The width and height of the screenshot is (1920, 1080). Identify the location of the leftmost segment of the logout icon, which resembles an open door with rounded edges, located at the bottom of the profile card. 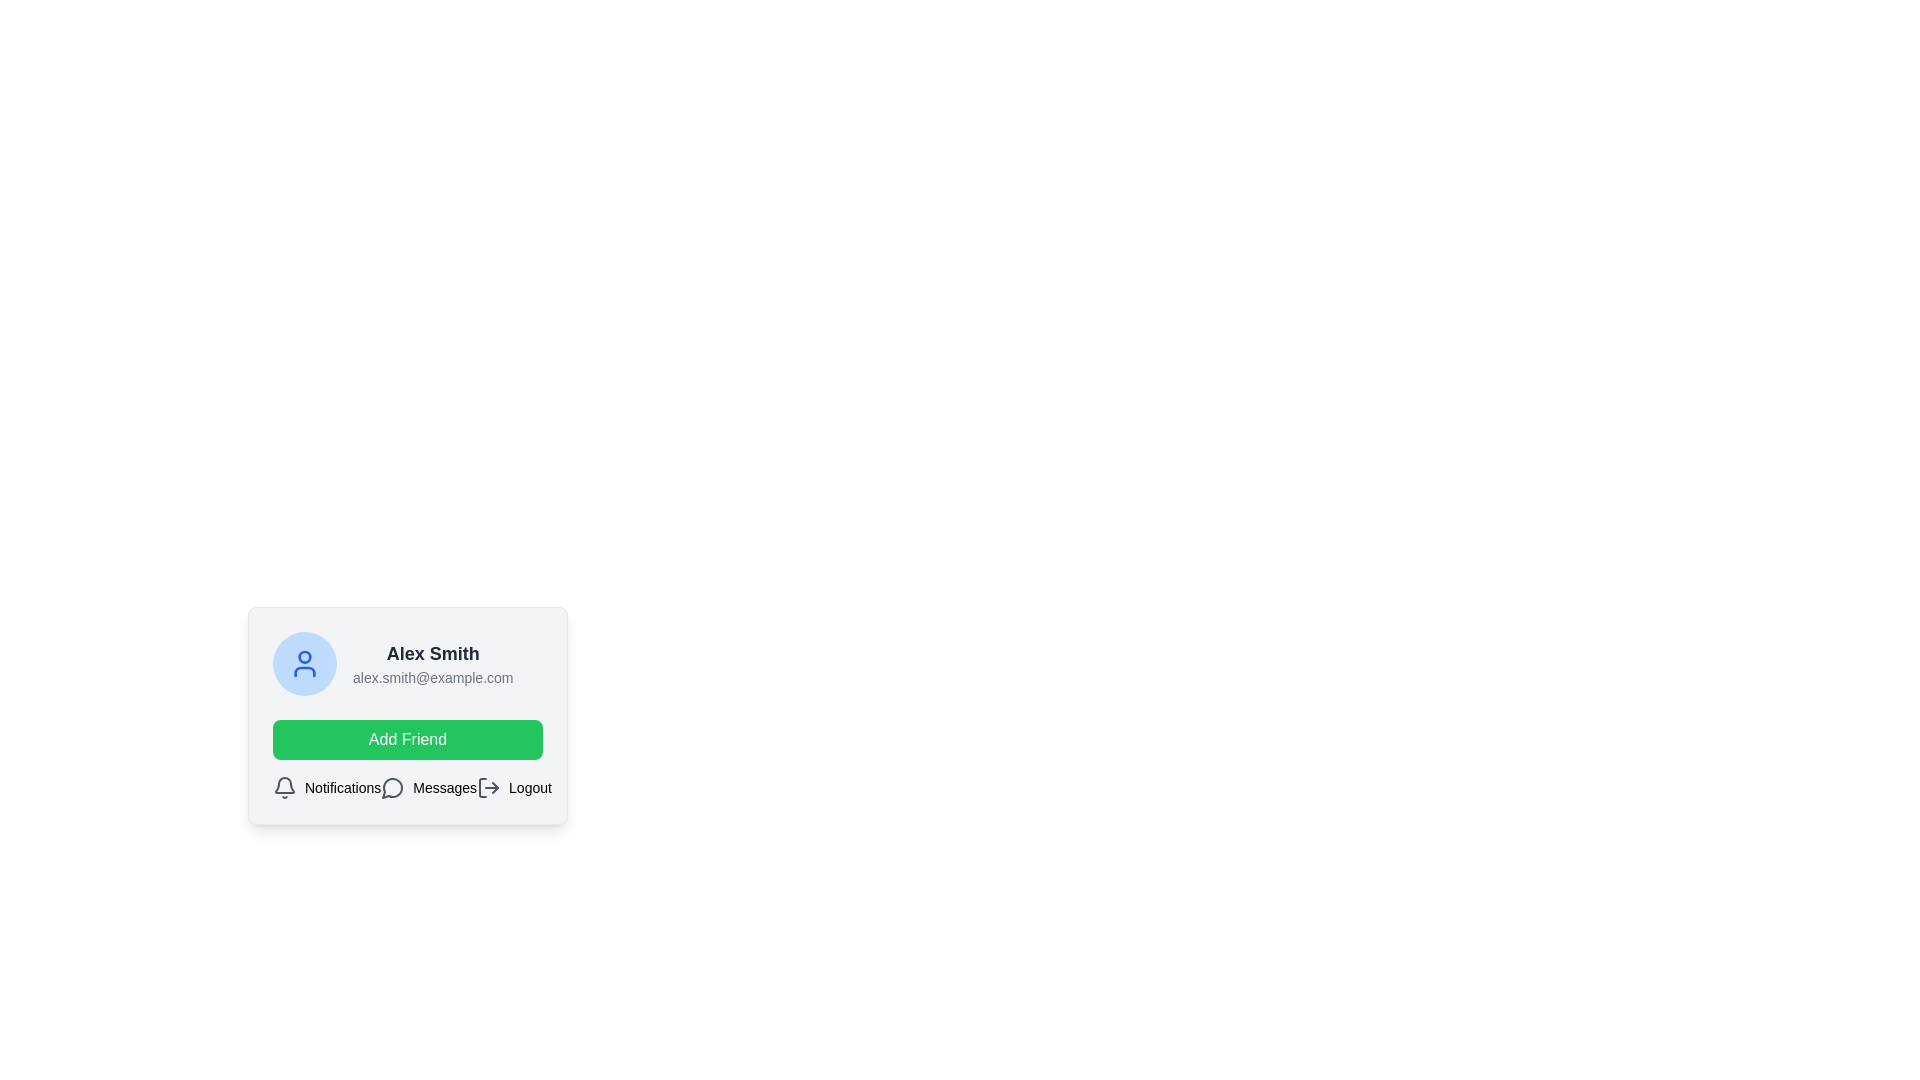
(483, 786).